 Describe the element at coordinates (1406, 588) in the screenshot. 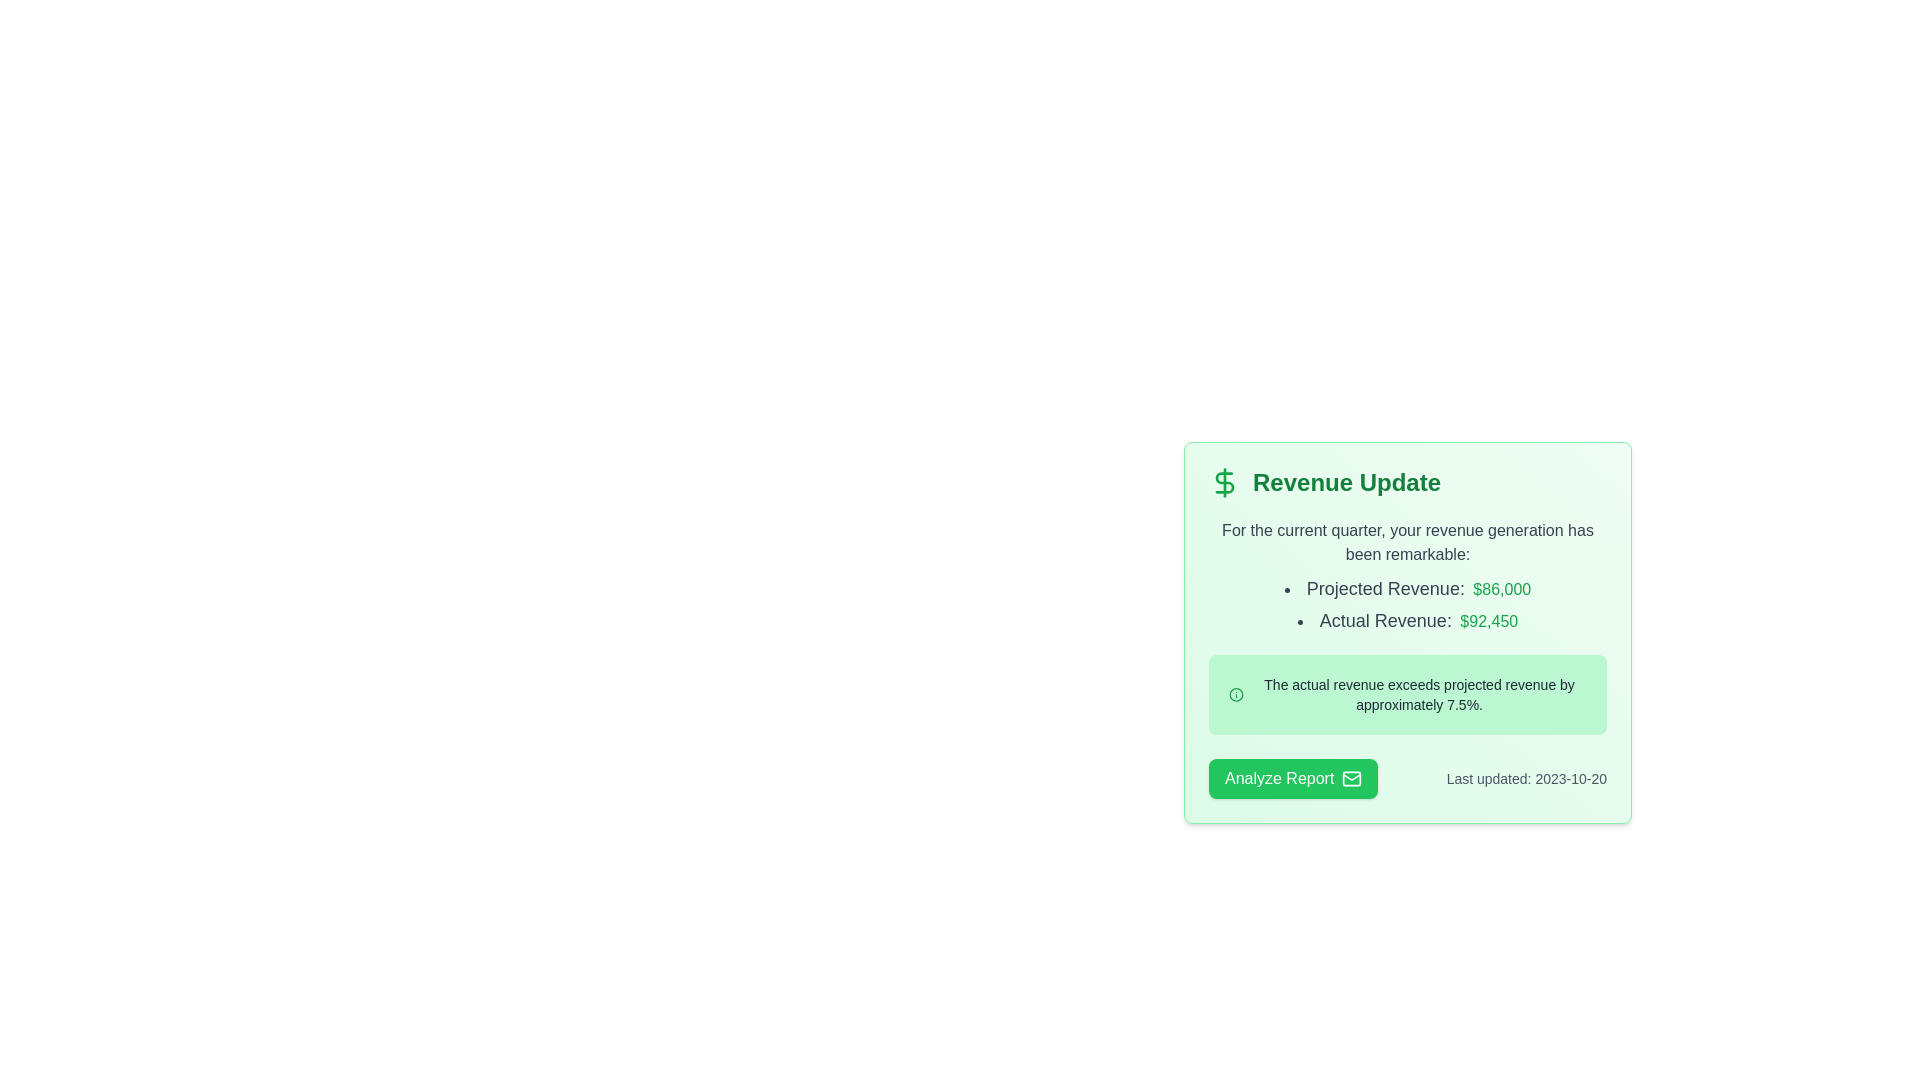

I see `displayed text of the Text Label showing 'Projected Revenue: $86,000', which is the first item in the bullet-point list under the 'Revenue Update' section` at that location.